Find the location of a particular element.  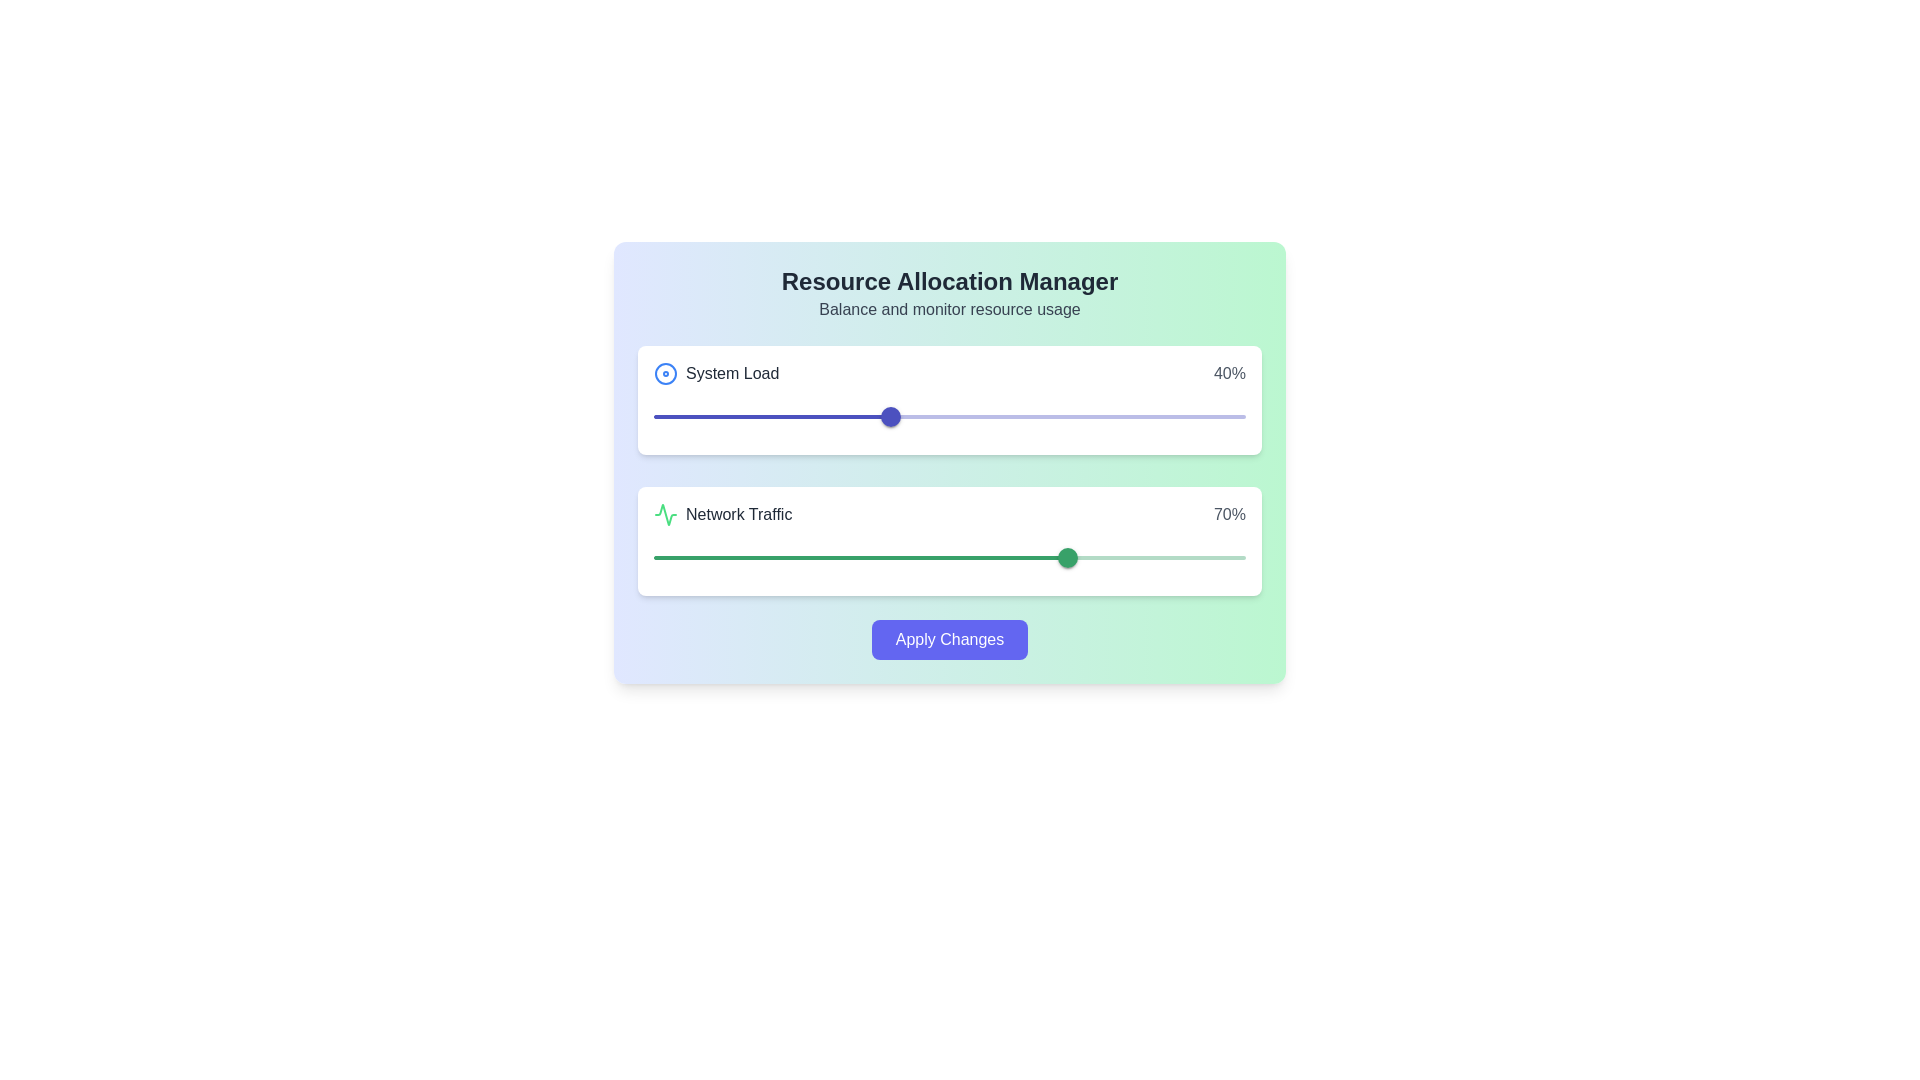

the static text displaying '40%' in gray font, positioned at the right end of the first section of the interface is located at coordinates (1228, 374).